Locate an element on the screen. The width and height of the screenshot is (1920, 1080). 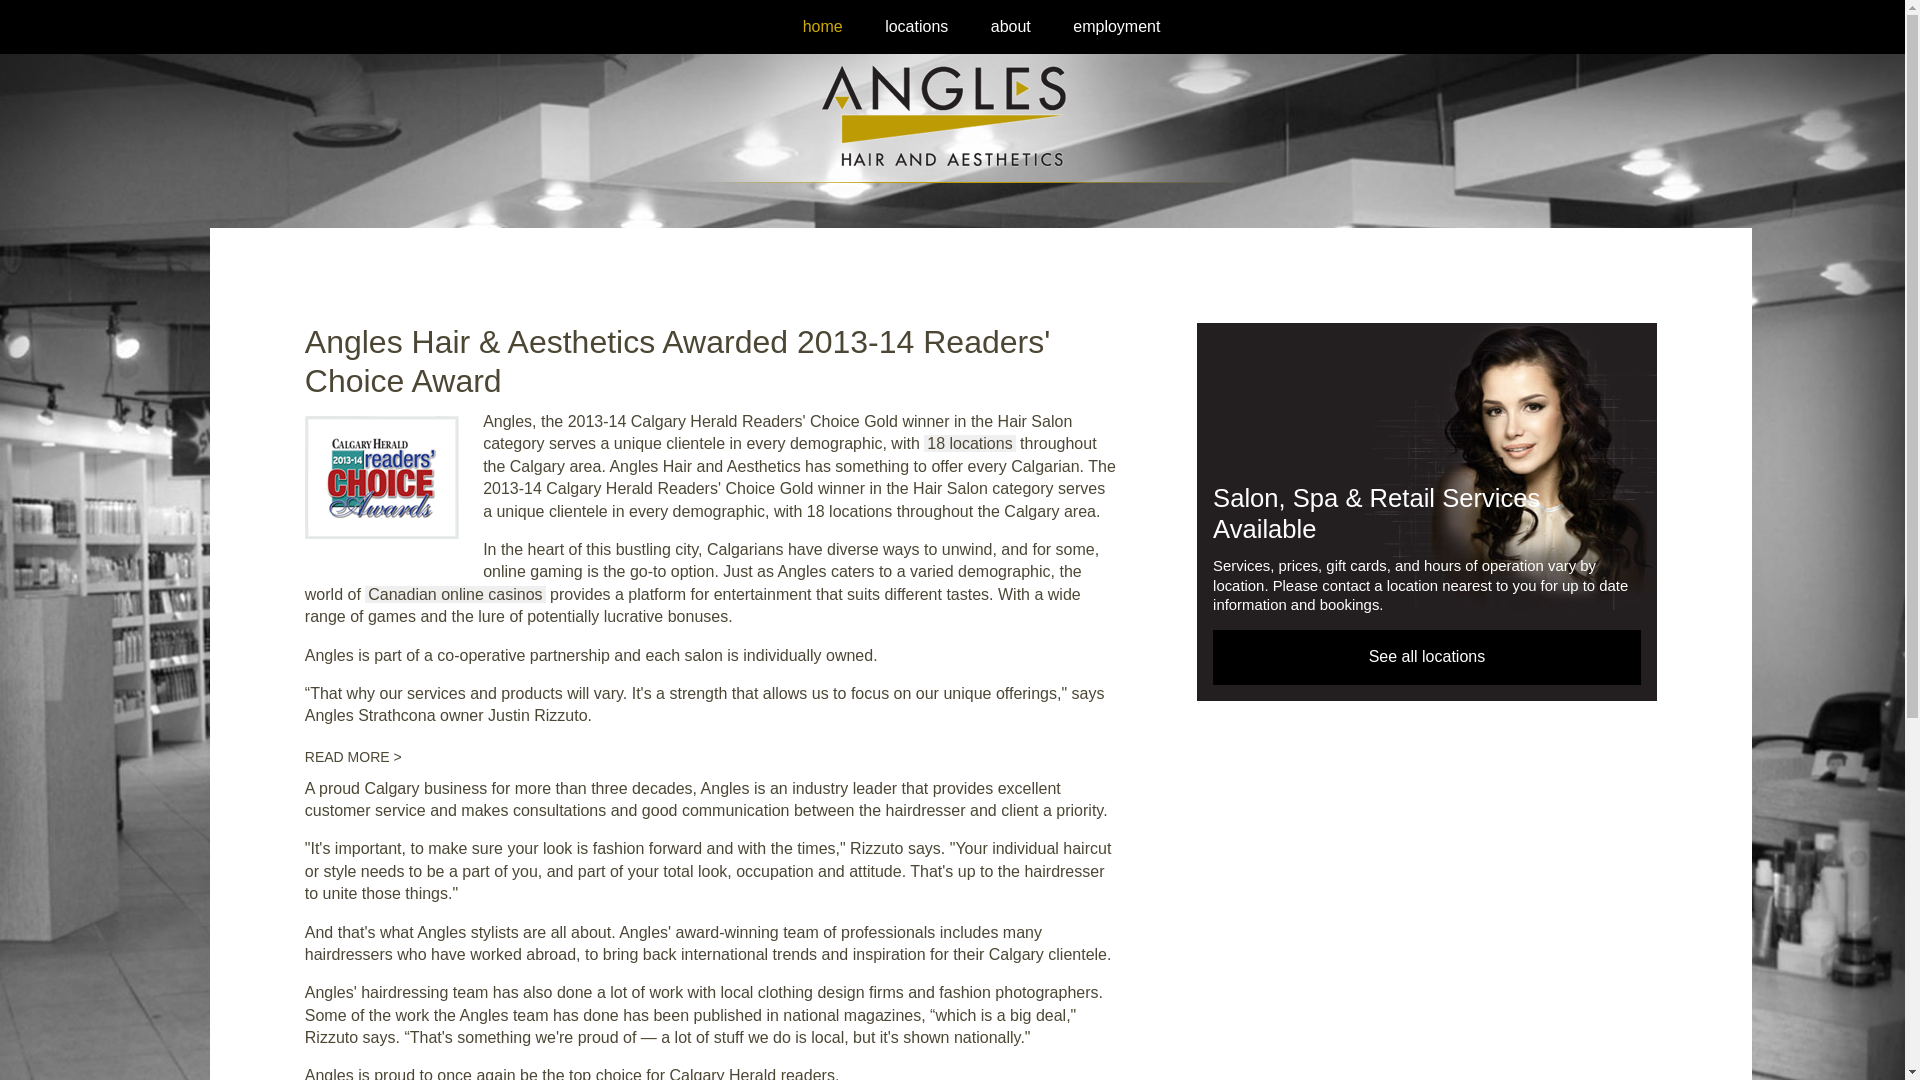
'about' is located at coordinates (988, 26).